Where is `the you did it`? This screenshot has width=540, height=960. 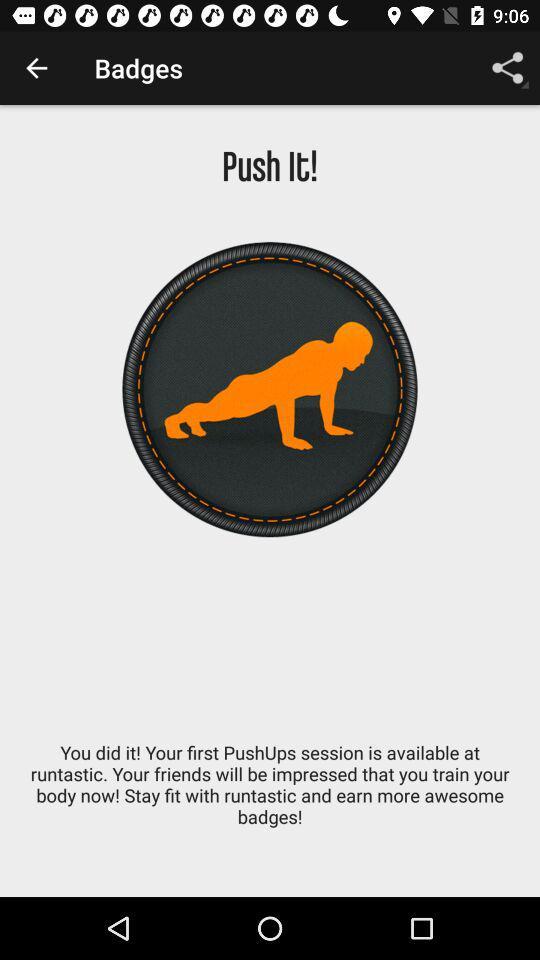
the you did it is located at coordinates (270, 795).